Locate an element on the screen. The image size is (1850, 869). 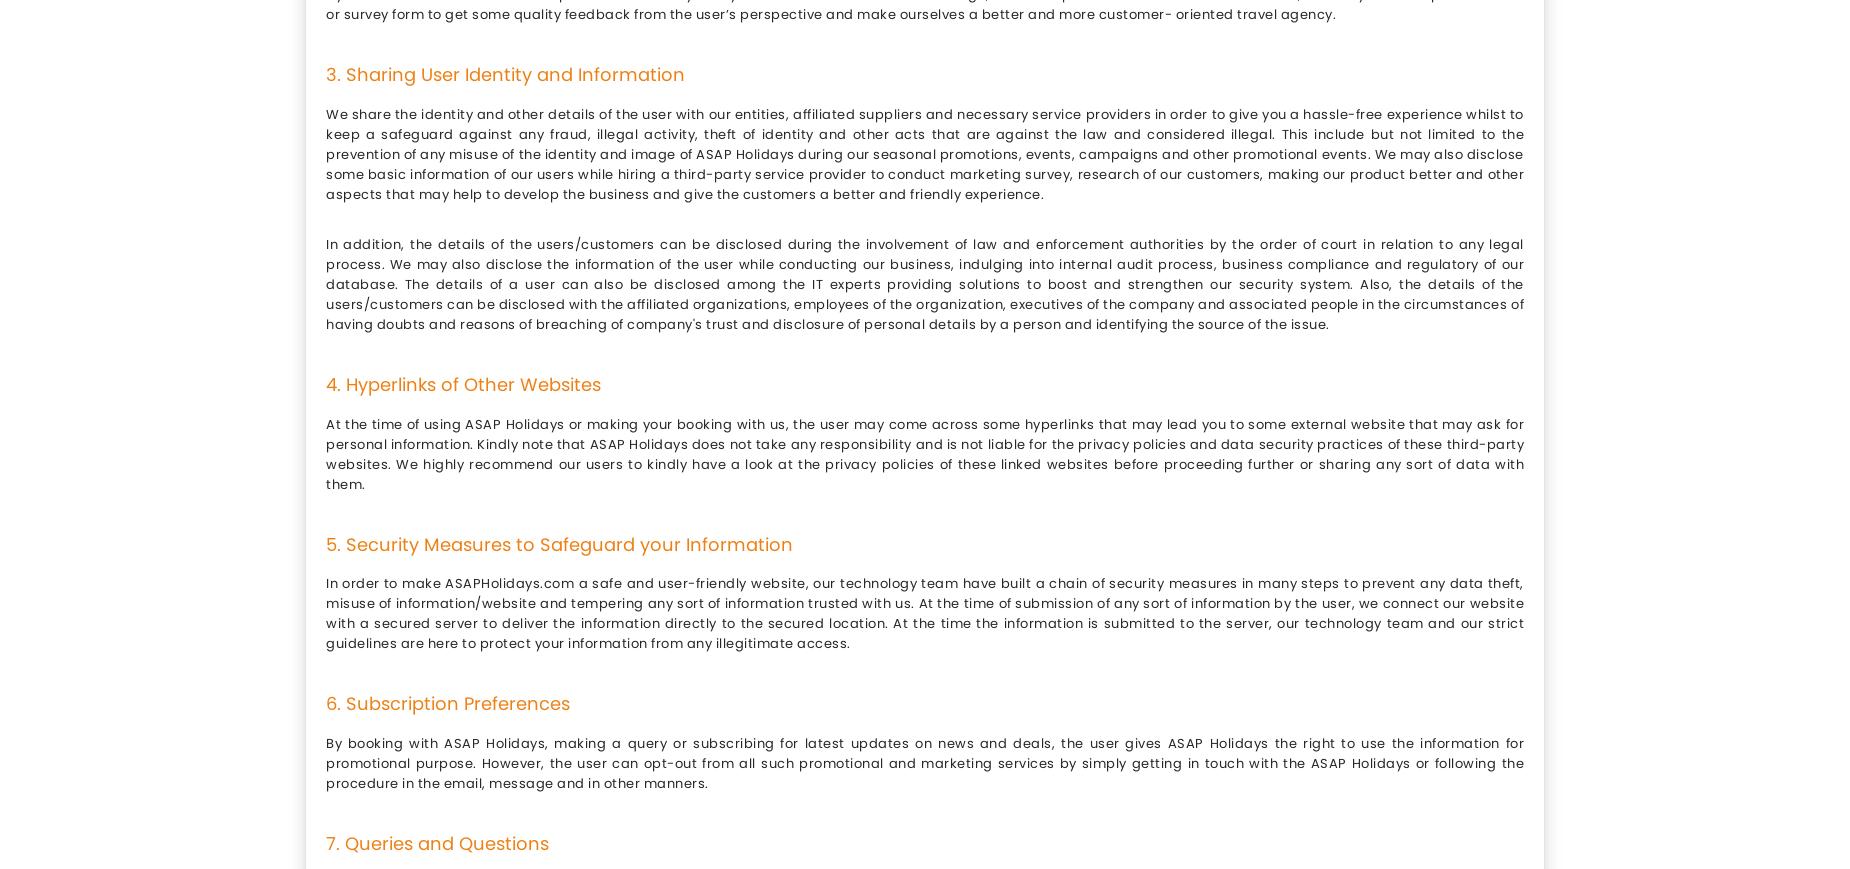
'6. Subscription Preferences' is located at coordinates (324, 703).